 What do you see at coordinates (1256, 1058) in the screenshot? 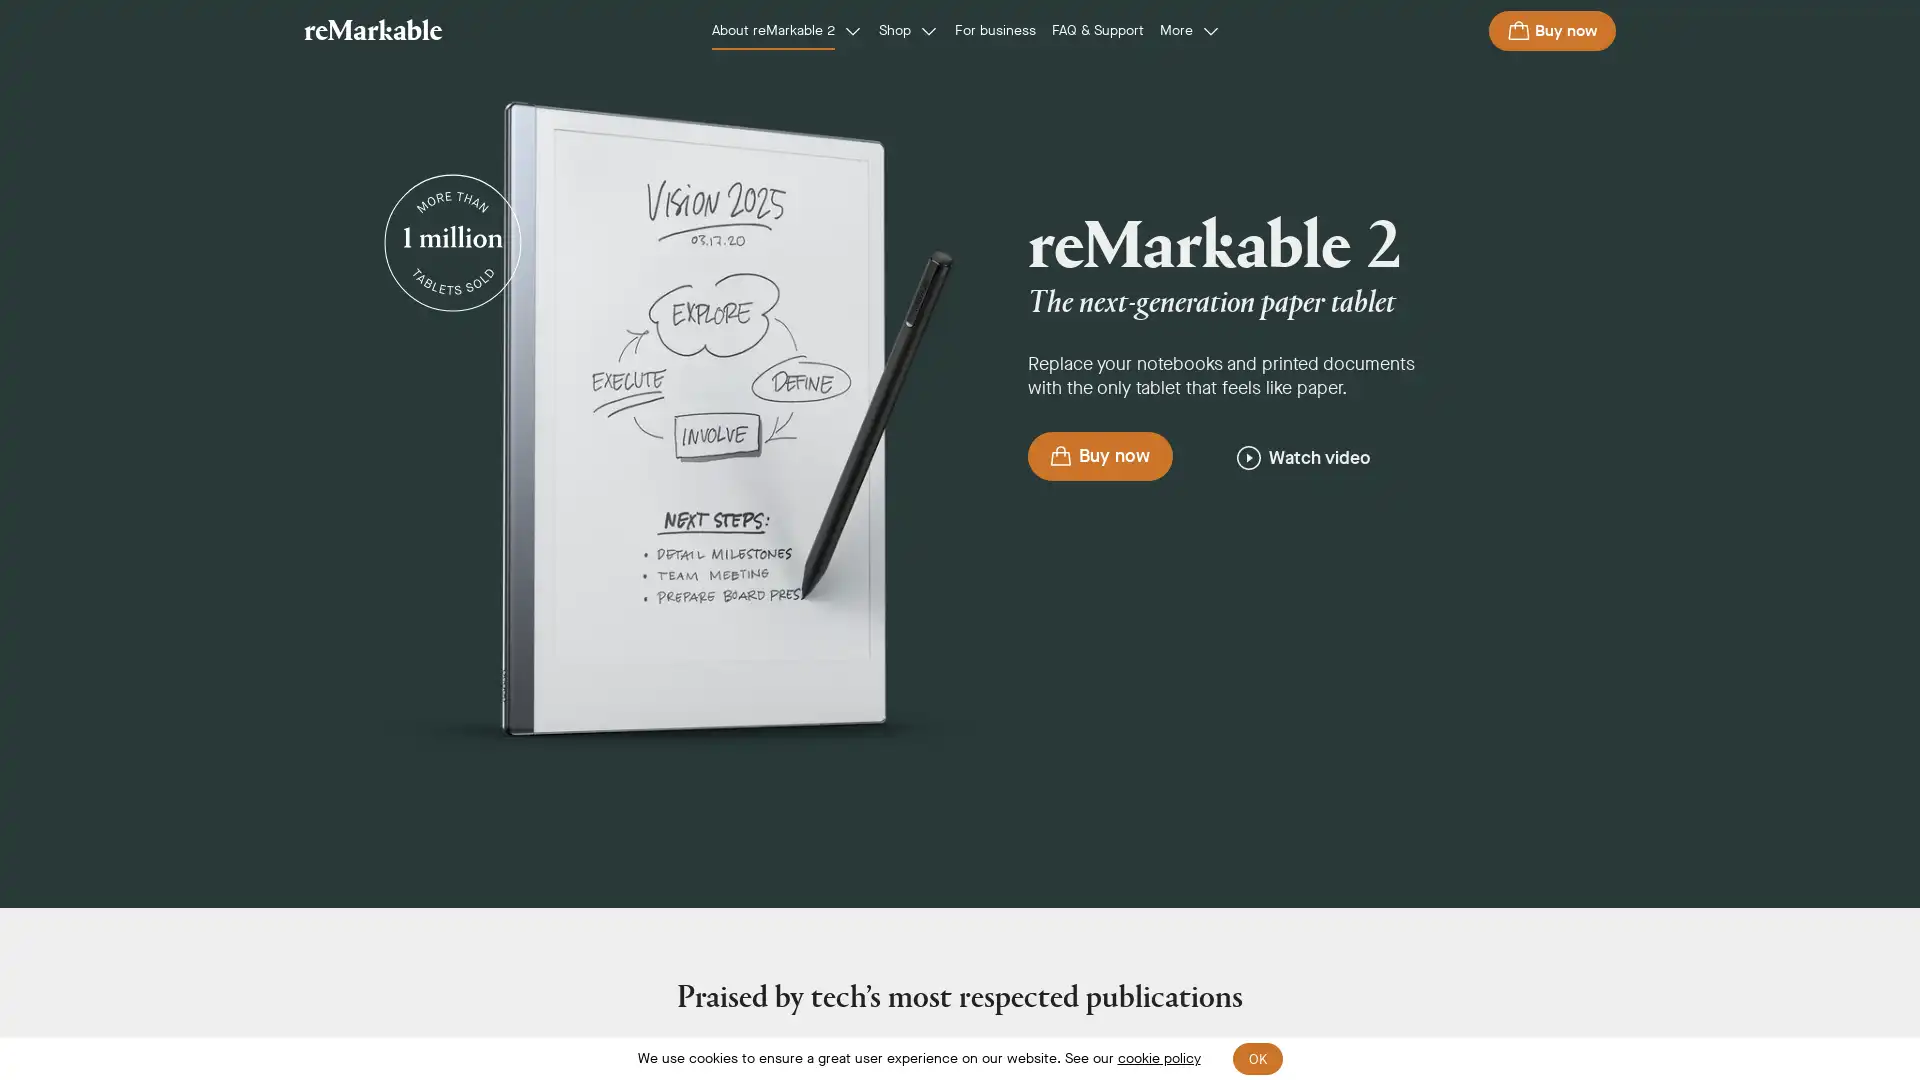
I see `OK` at bounding box center [1256, 1058].